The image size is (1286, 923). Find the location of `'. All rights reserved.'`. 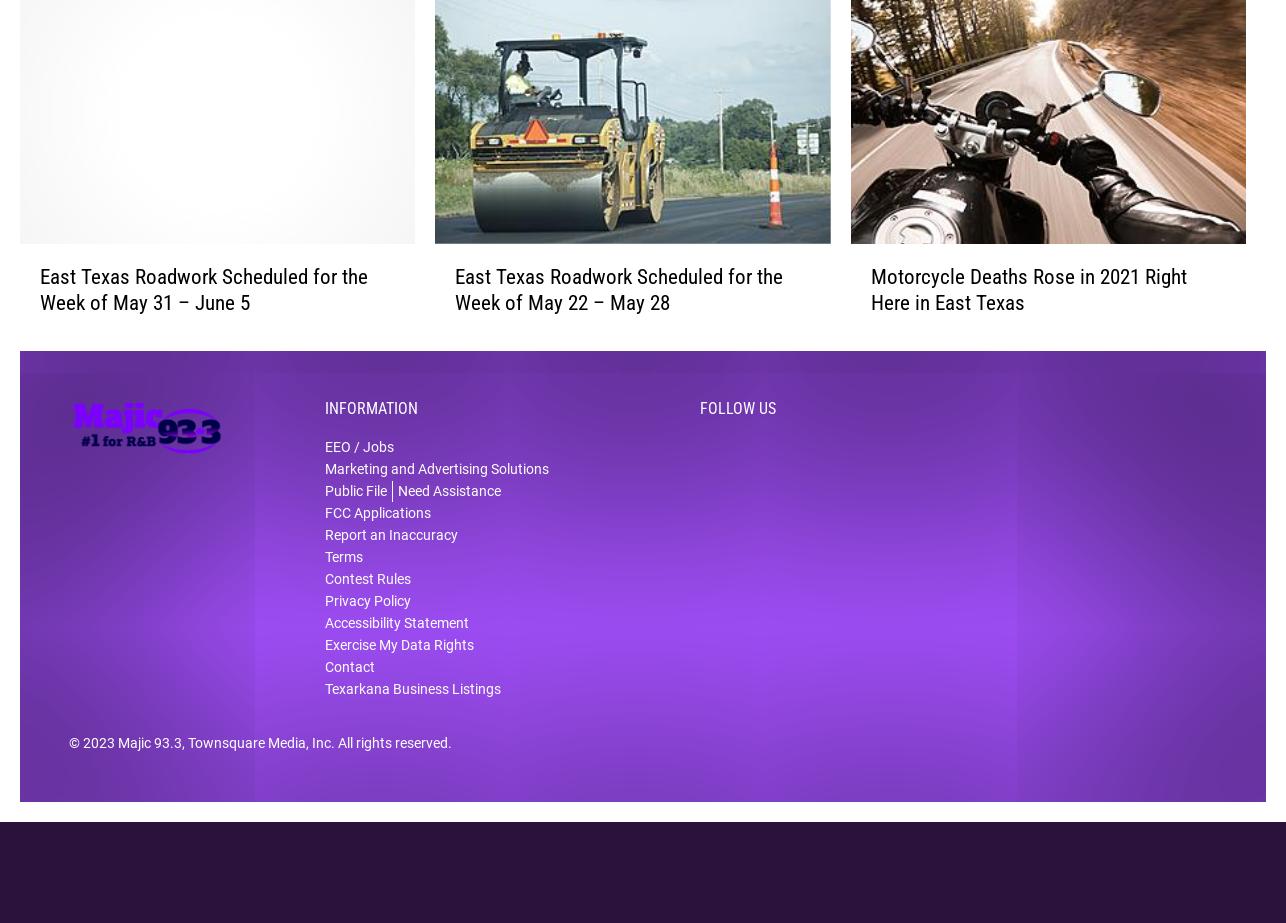

'. All rights reserved.' is located at coordinates (390, 756).